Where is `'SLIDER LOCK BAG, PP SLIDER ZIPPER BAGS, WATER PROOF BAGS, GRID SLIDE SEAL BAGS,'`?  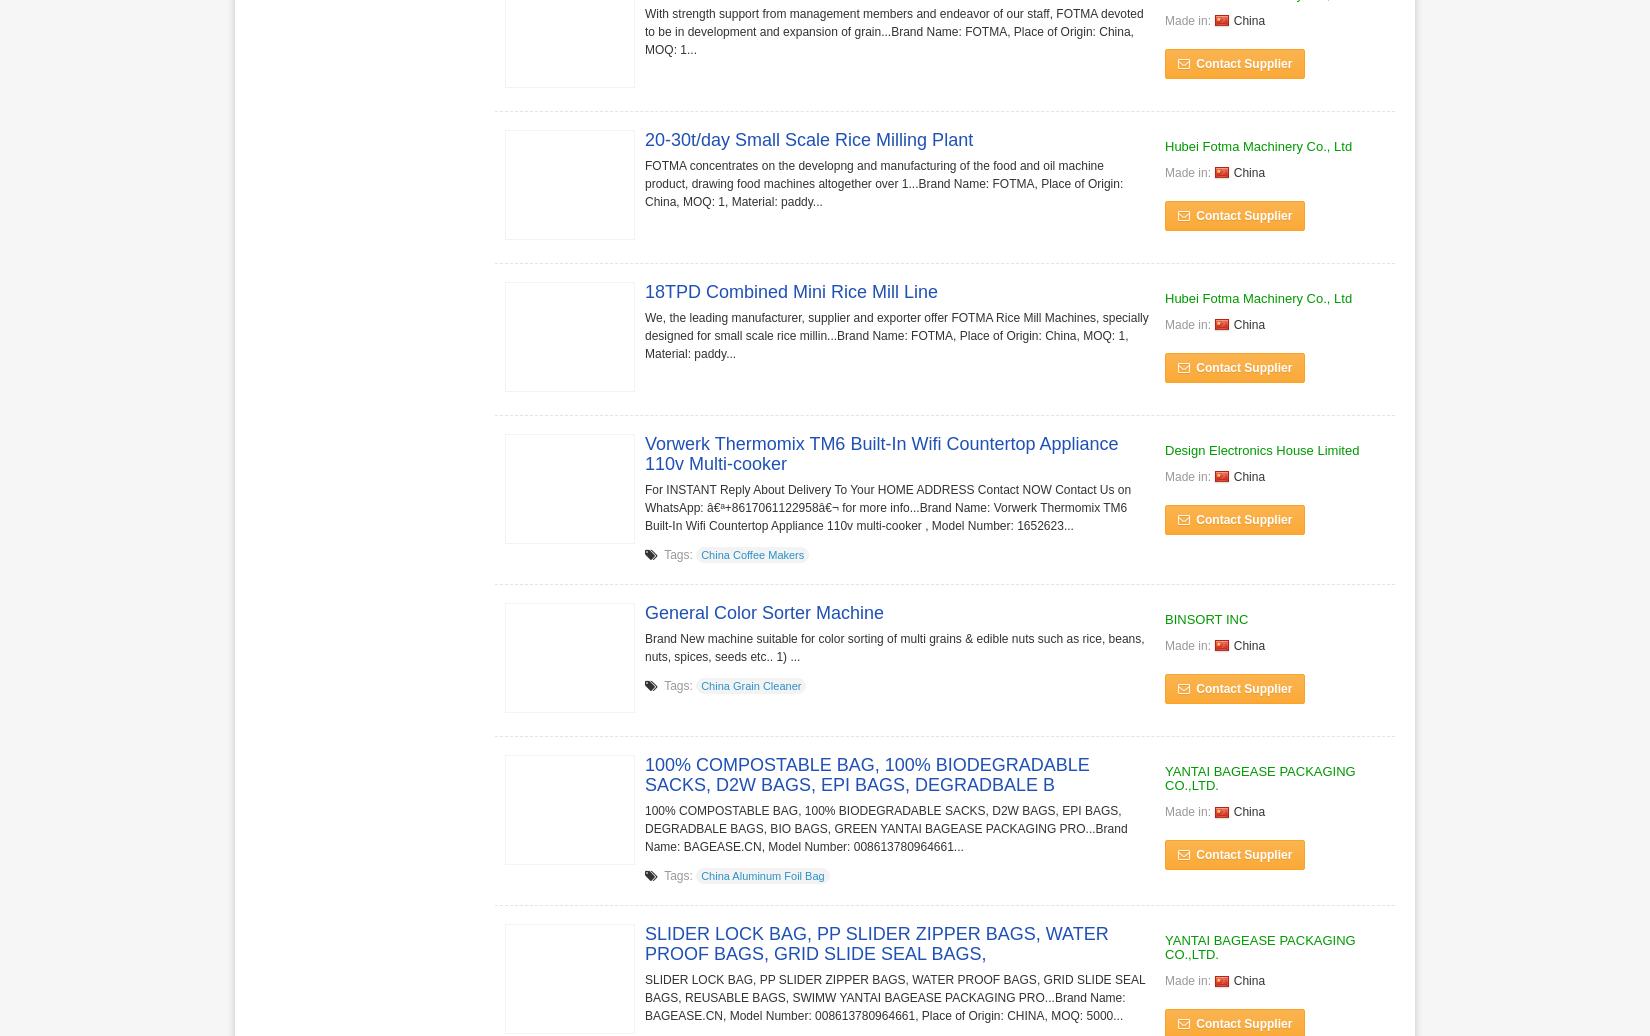 'SLIDER LOCK BAG, PP SLIDER ZIPPER BAGS, WATER PROOF BAGS, GRID SLIDE SEAL BAGS,' is located at coordinates (643, 942).